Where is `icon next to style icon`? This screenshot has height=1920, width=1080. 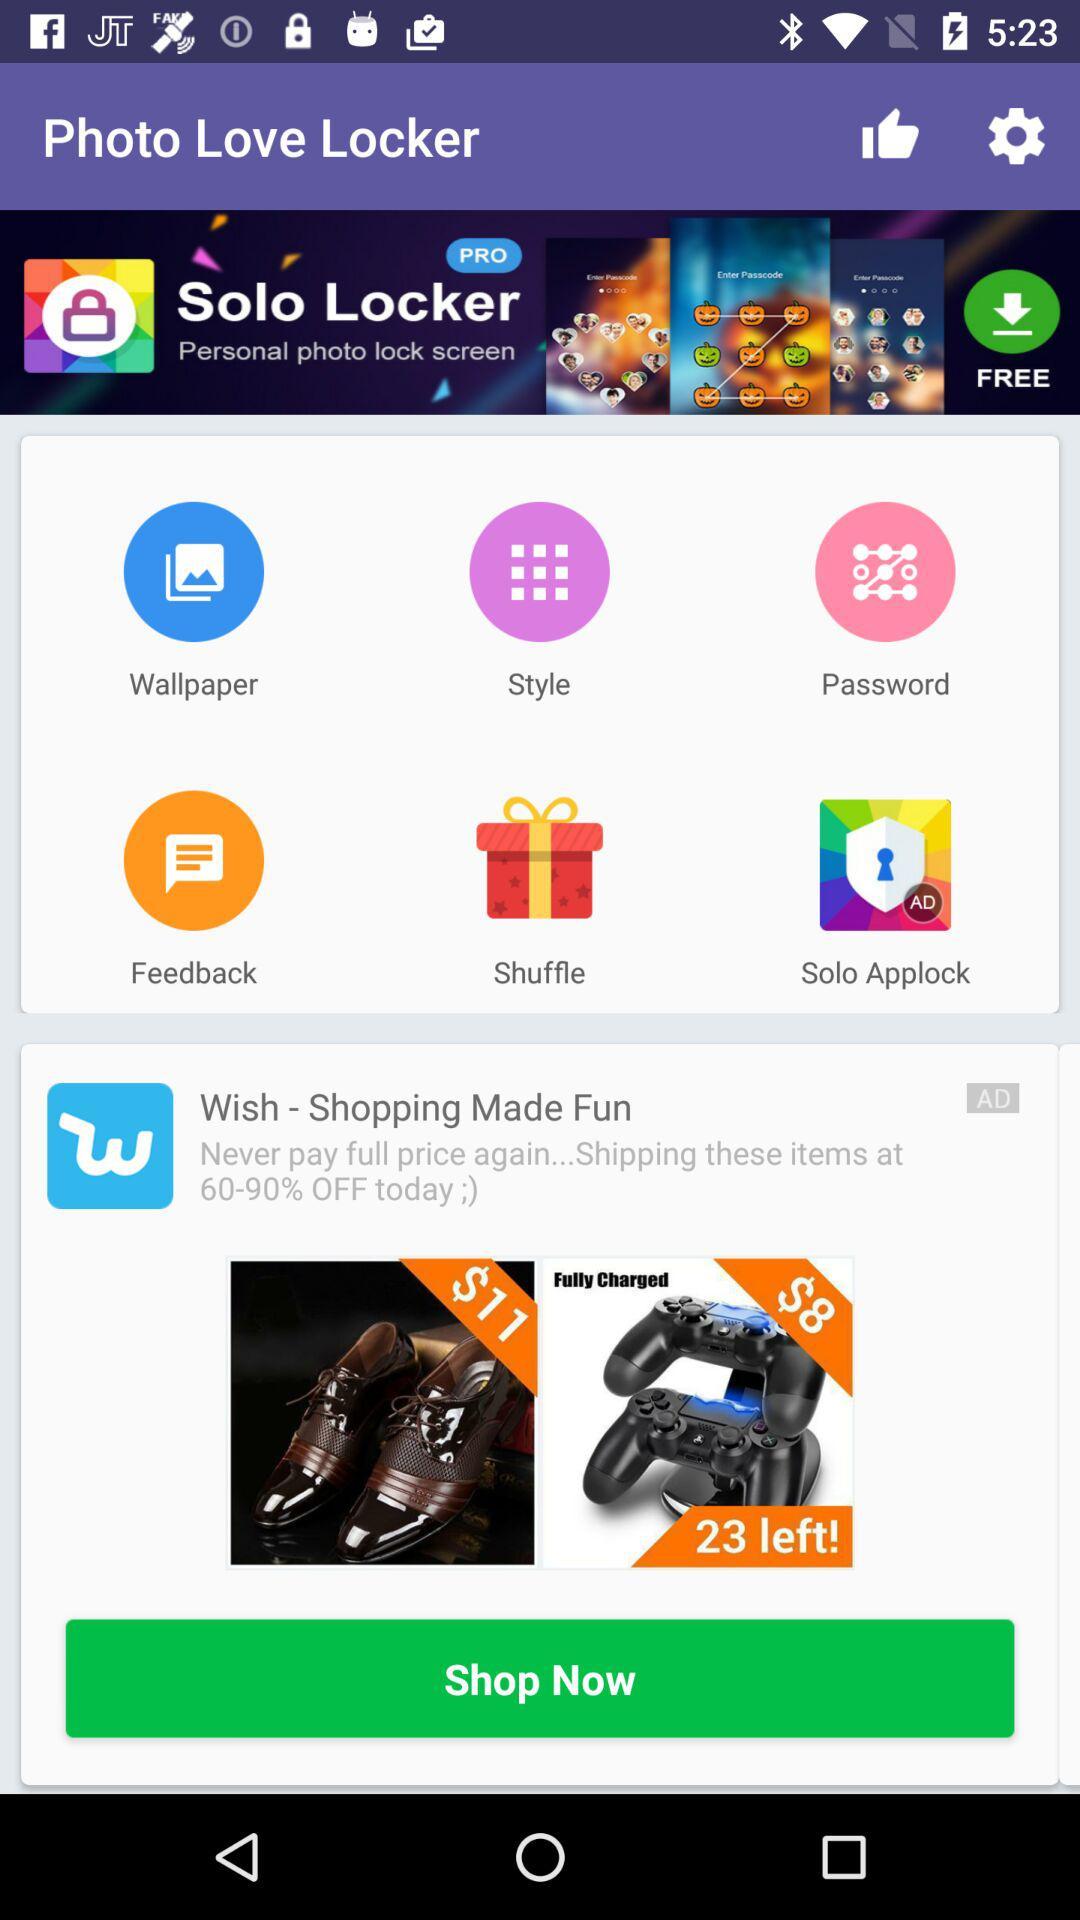
icon next to style icon is located at coordinates (884, 570).